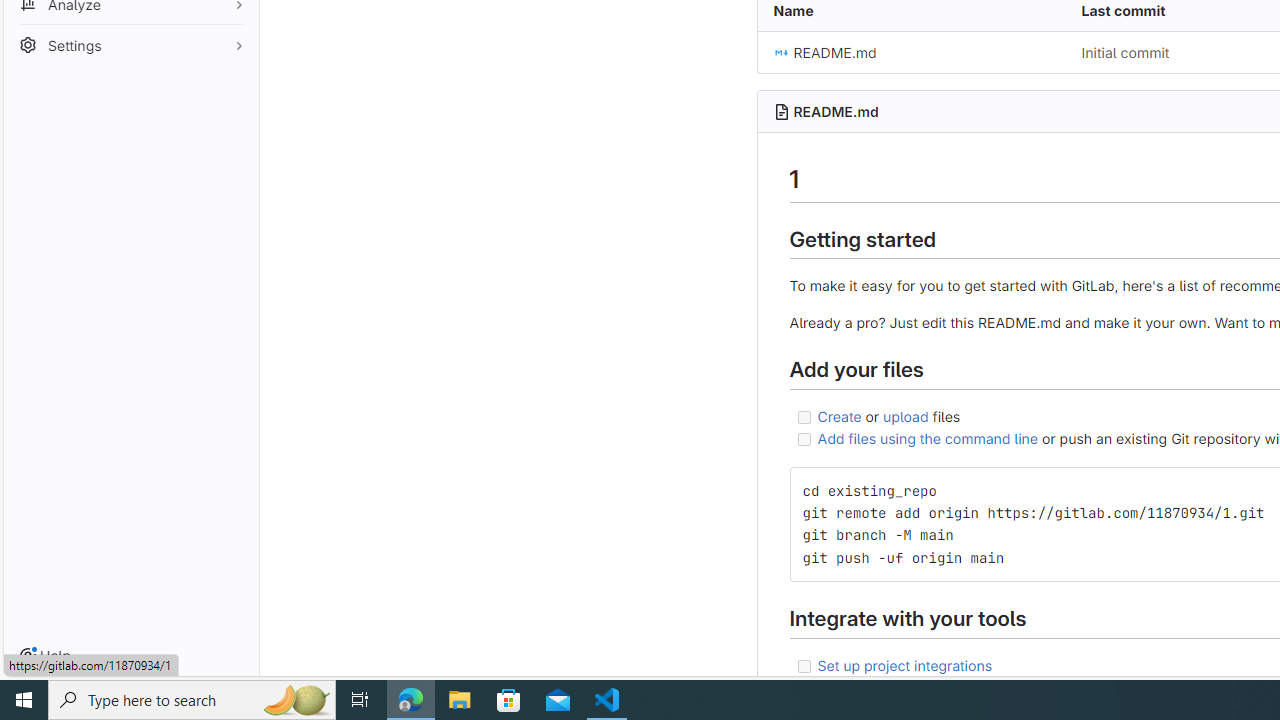  Describe the element at coordinates (804, 666) in the screenshot. I see `'Class: task-list-item-checkbox'` at that location.